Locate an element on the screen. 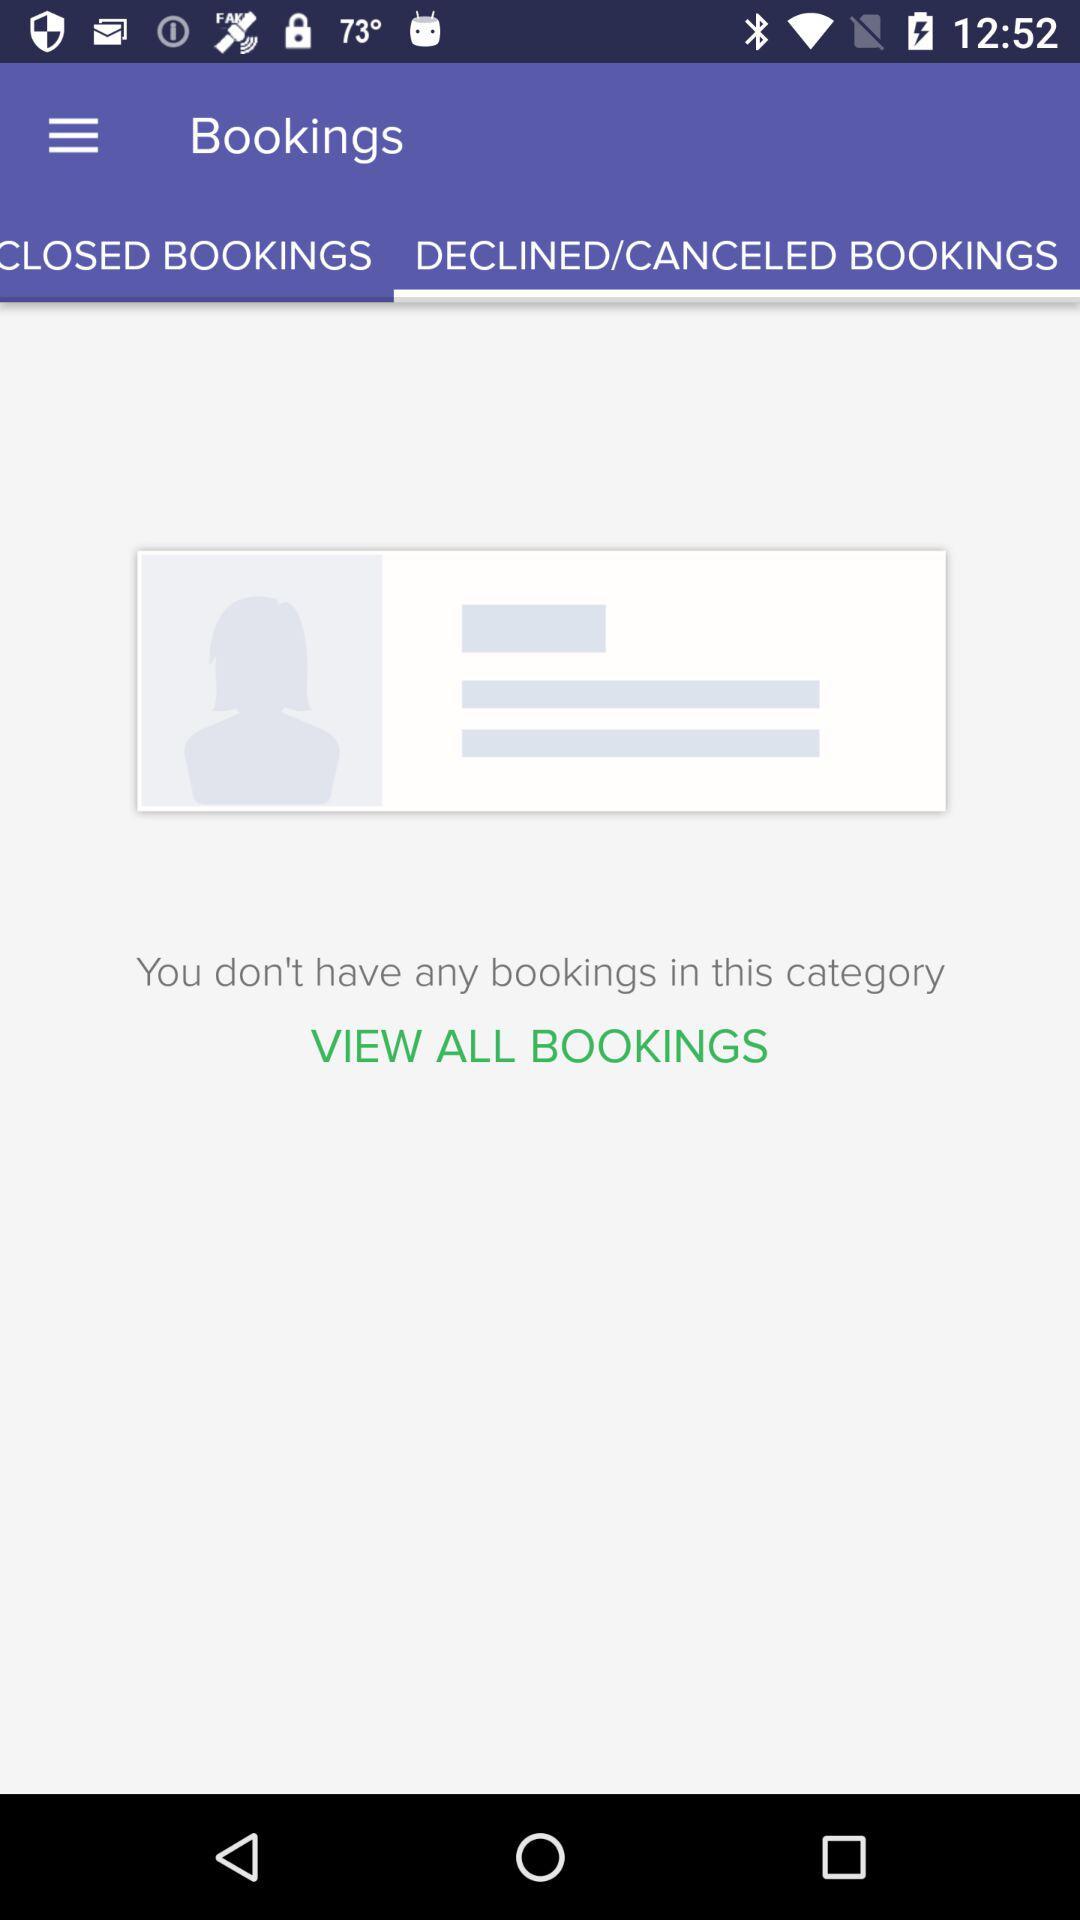  the view all bookings icon is located at coordinates (540, 1045).